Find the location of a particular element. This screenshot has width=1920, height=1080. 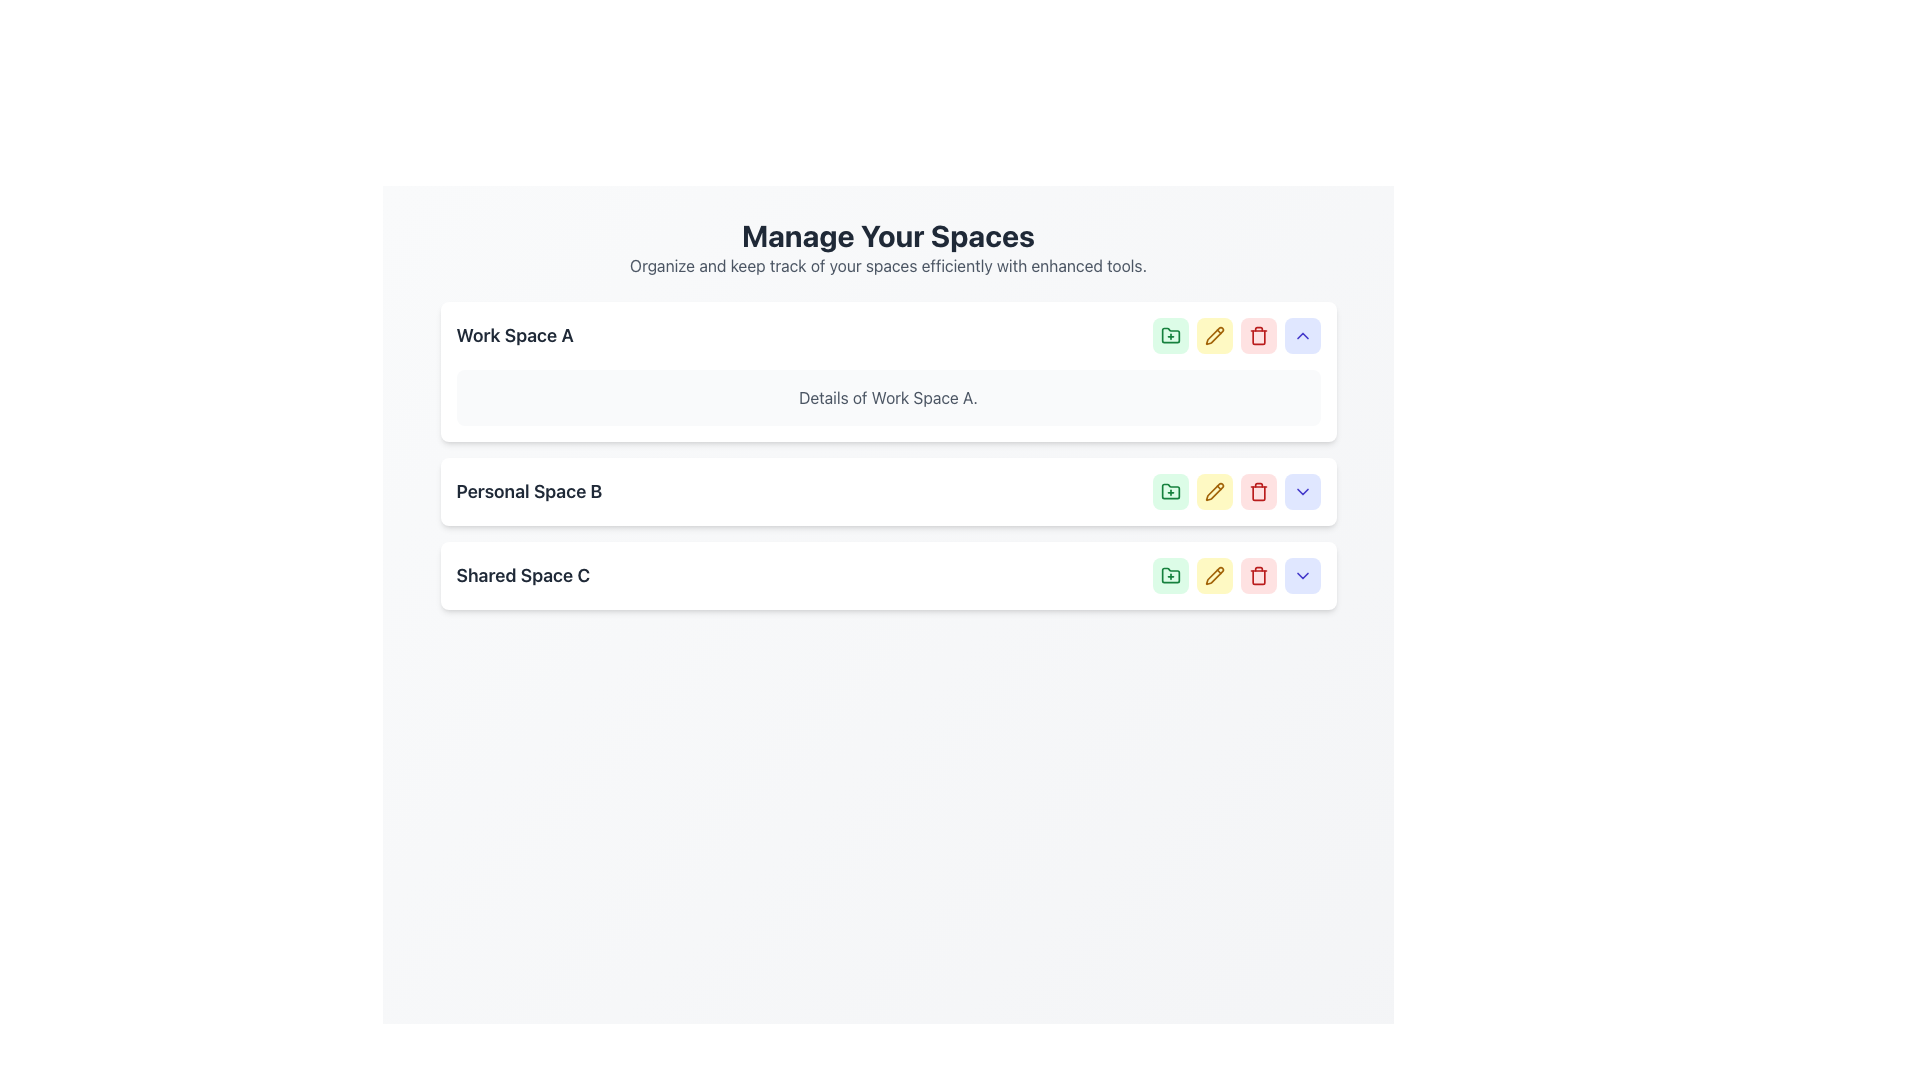

the folder icon with a plus symbol inside it, located in the first row of workspace options is located at coordinates (1170, 334).